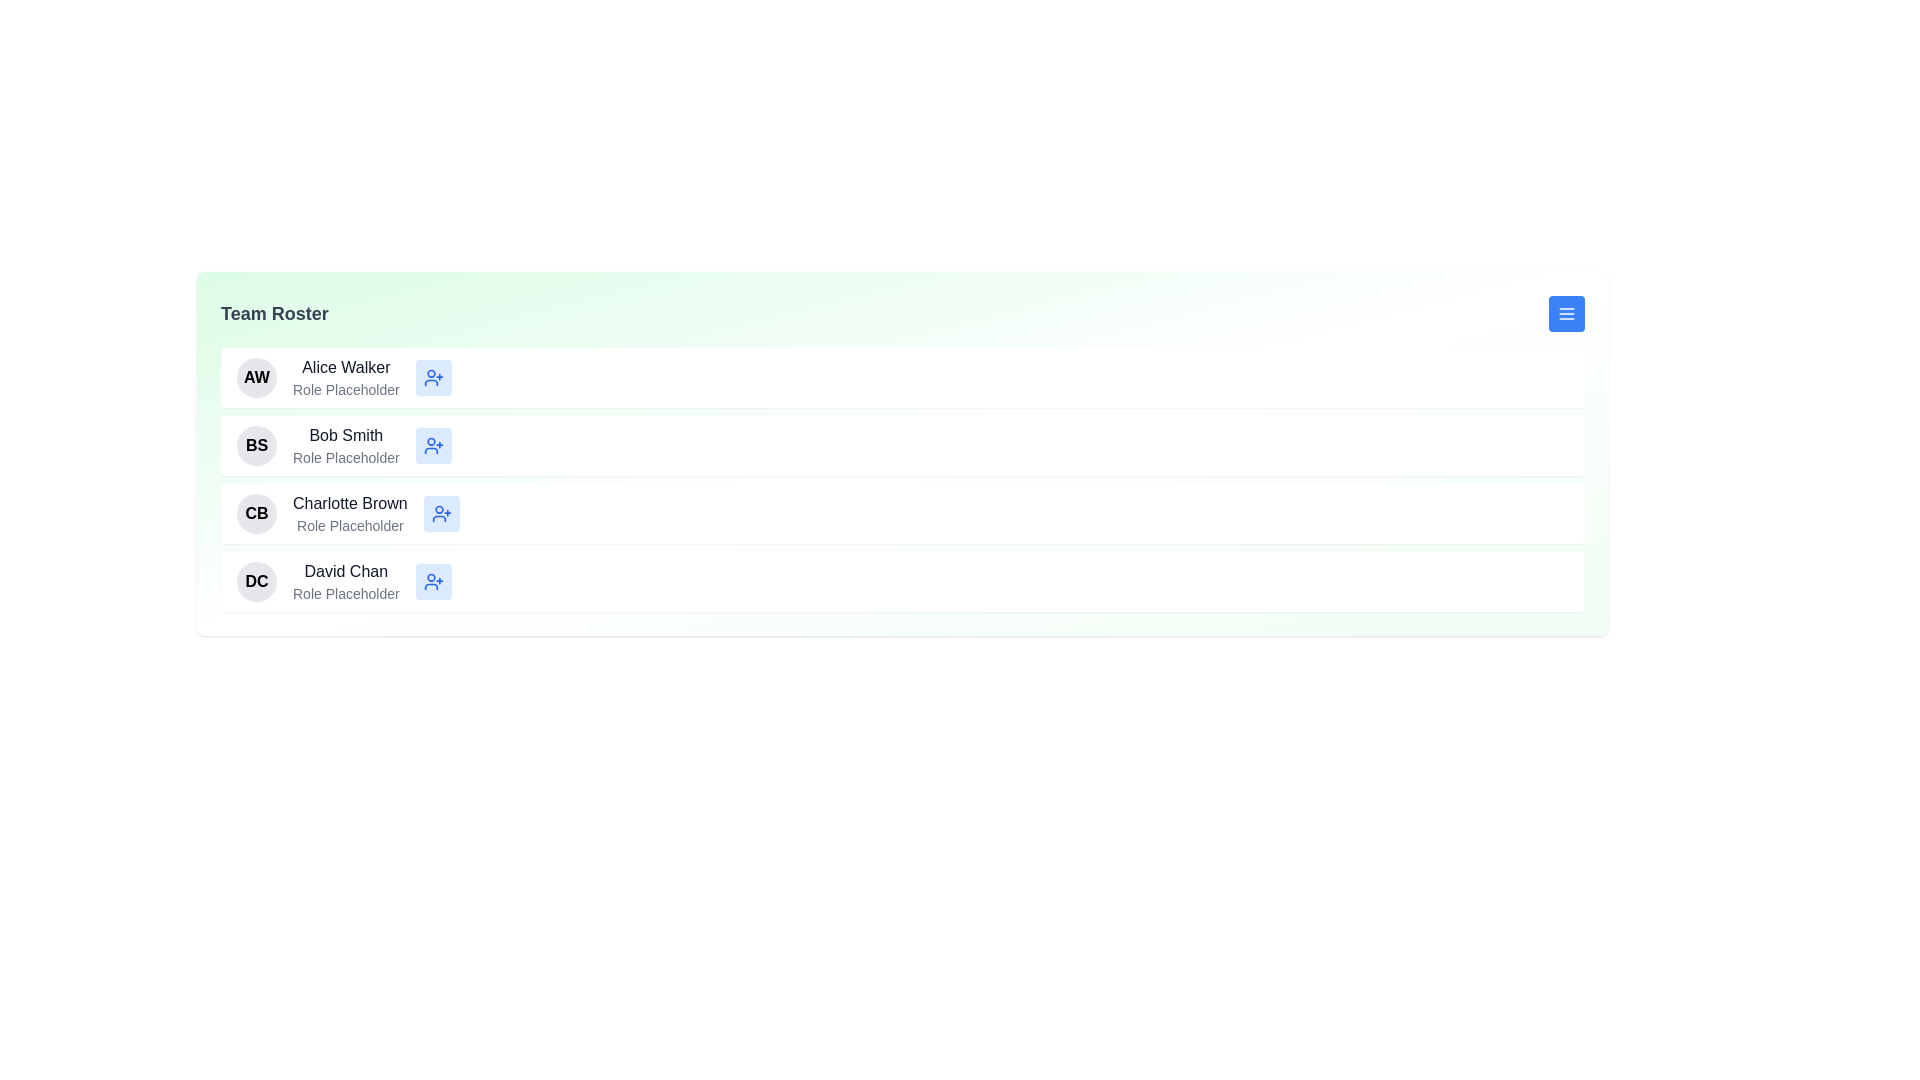 This screenshot has height=1080, width=1920. What do you see at coordinates (346, 389) in the screenshot?
I see `the static text label displaying 'Role Placeholder' located directly below 'Alice Walker' in the 'Team Roster' list` at bounding box center [346, 389].